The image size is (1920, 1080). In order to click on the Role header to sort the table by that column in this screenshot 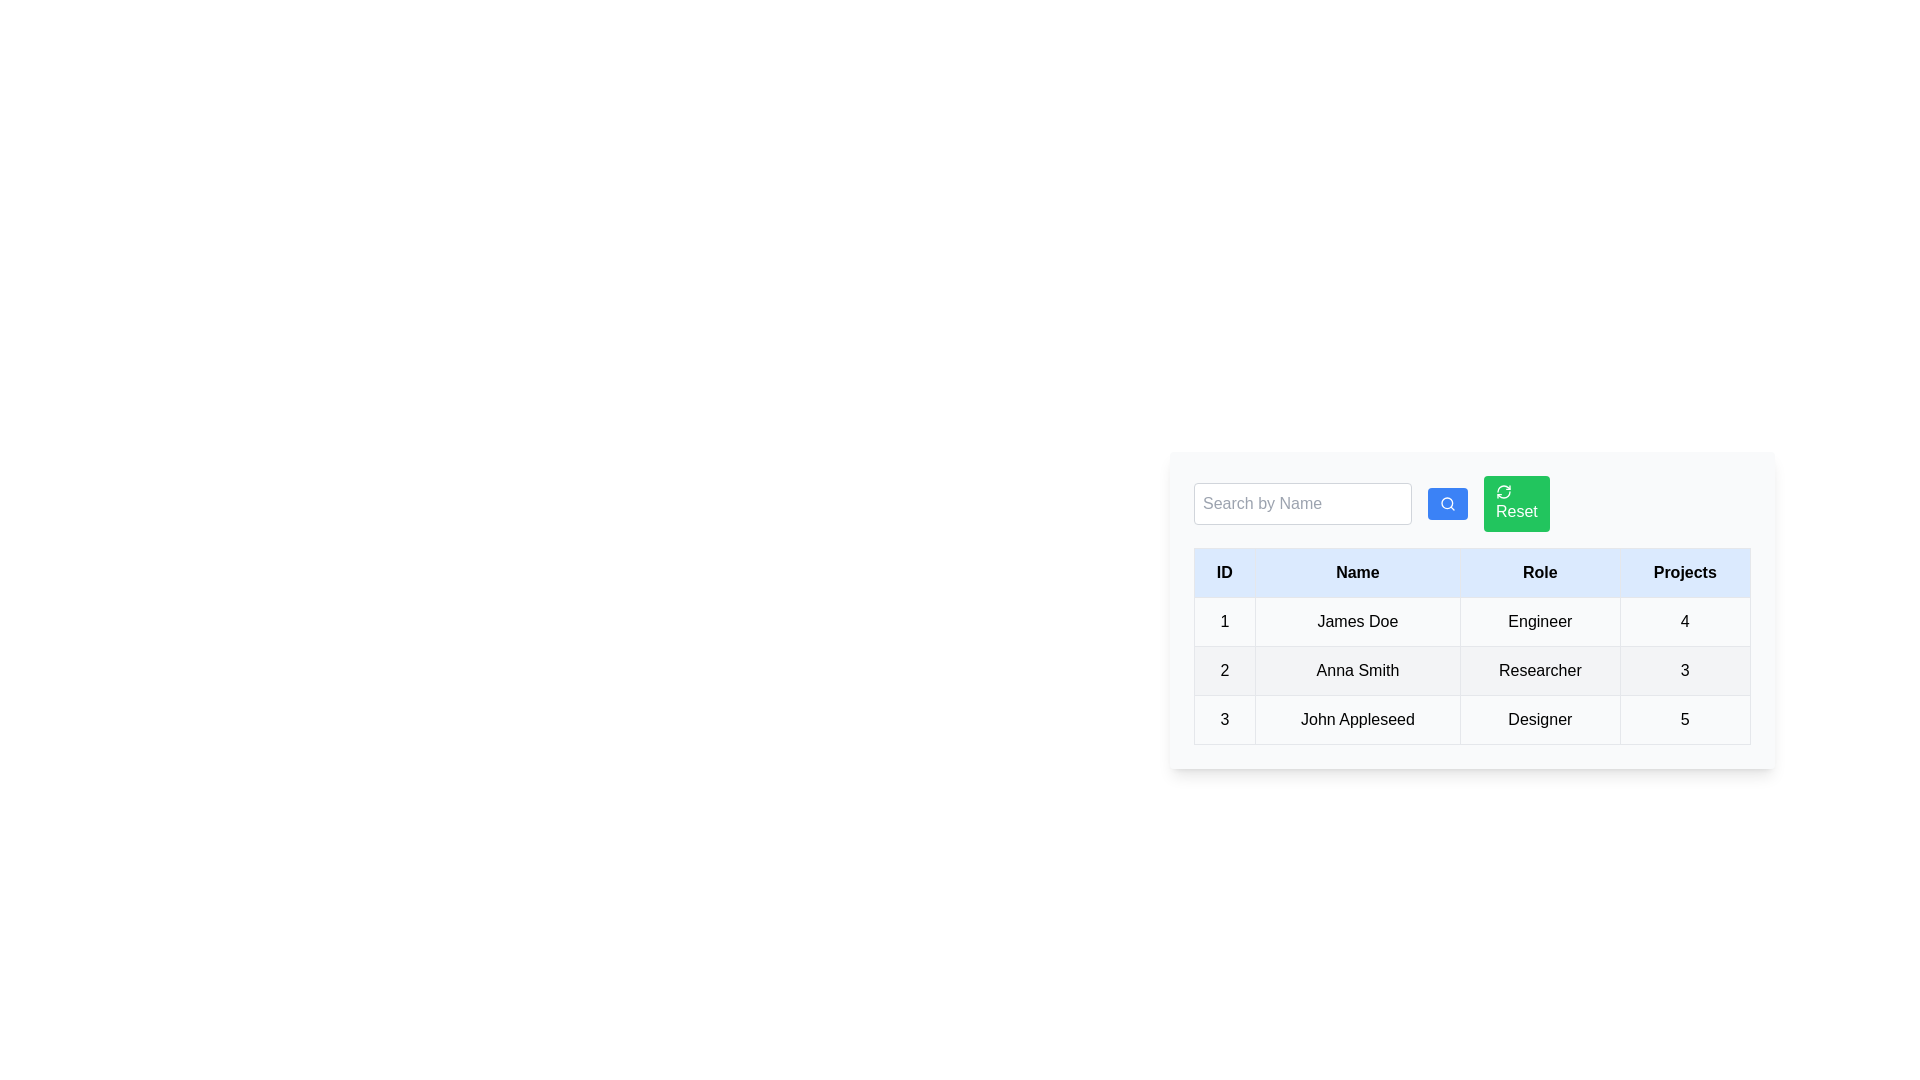, I will do `click(1539, 573)`.